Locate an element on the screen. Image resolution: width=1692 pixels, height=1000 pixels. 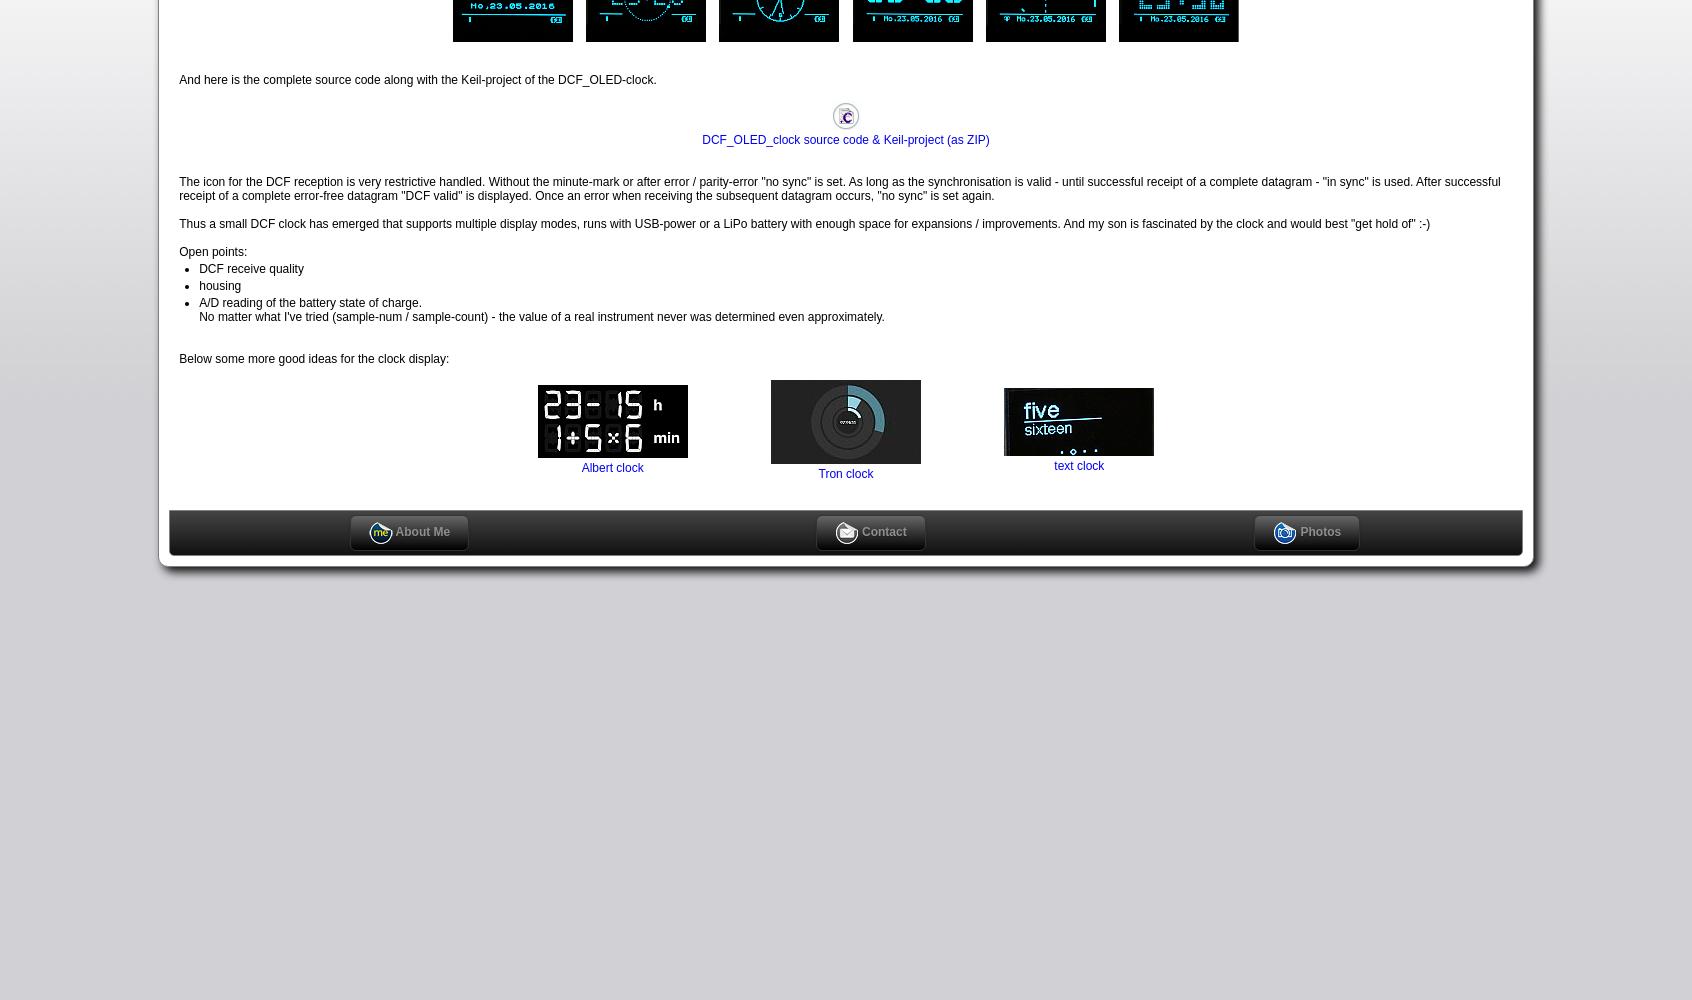
'Below some more good ideas for the clock display:' is located at coordinates (178, 357).